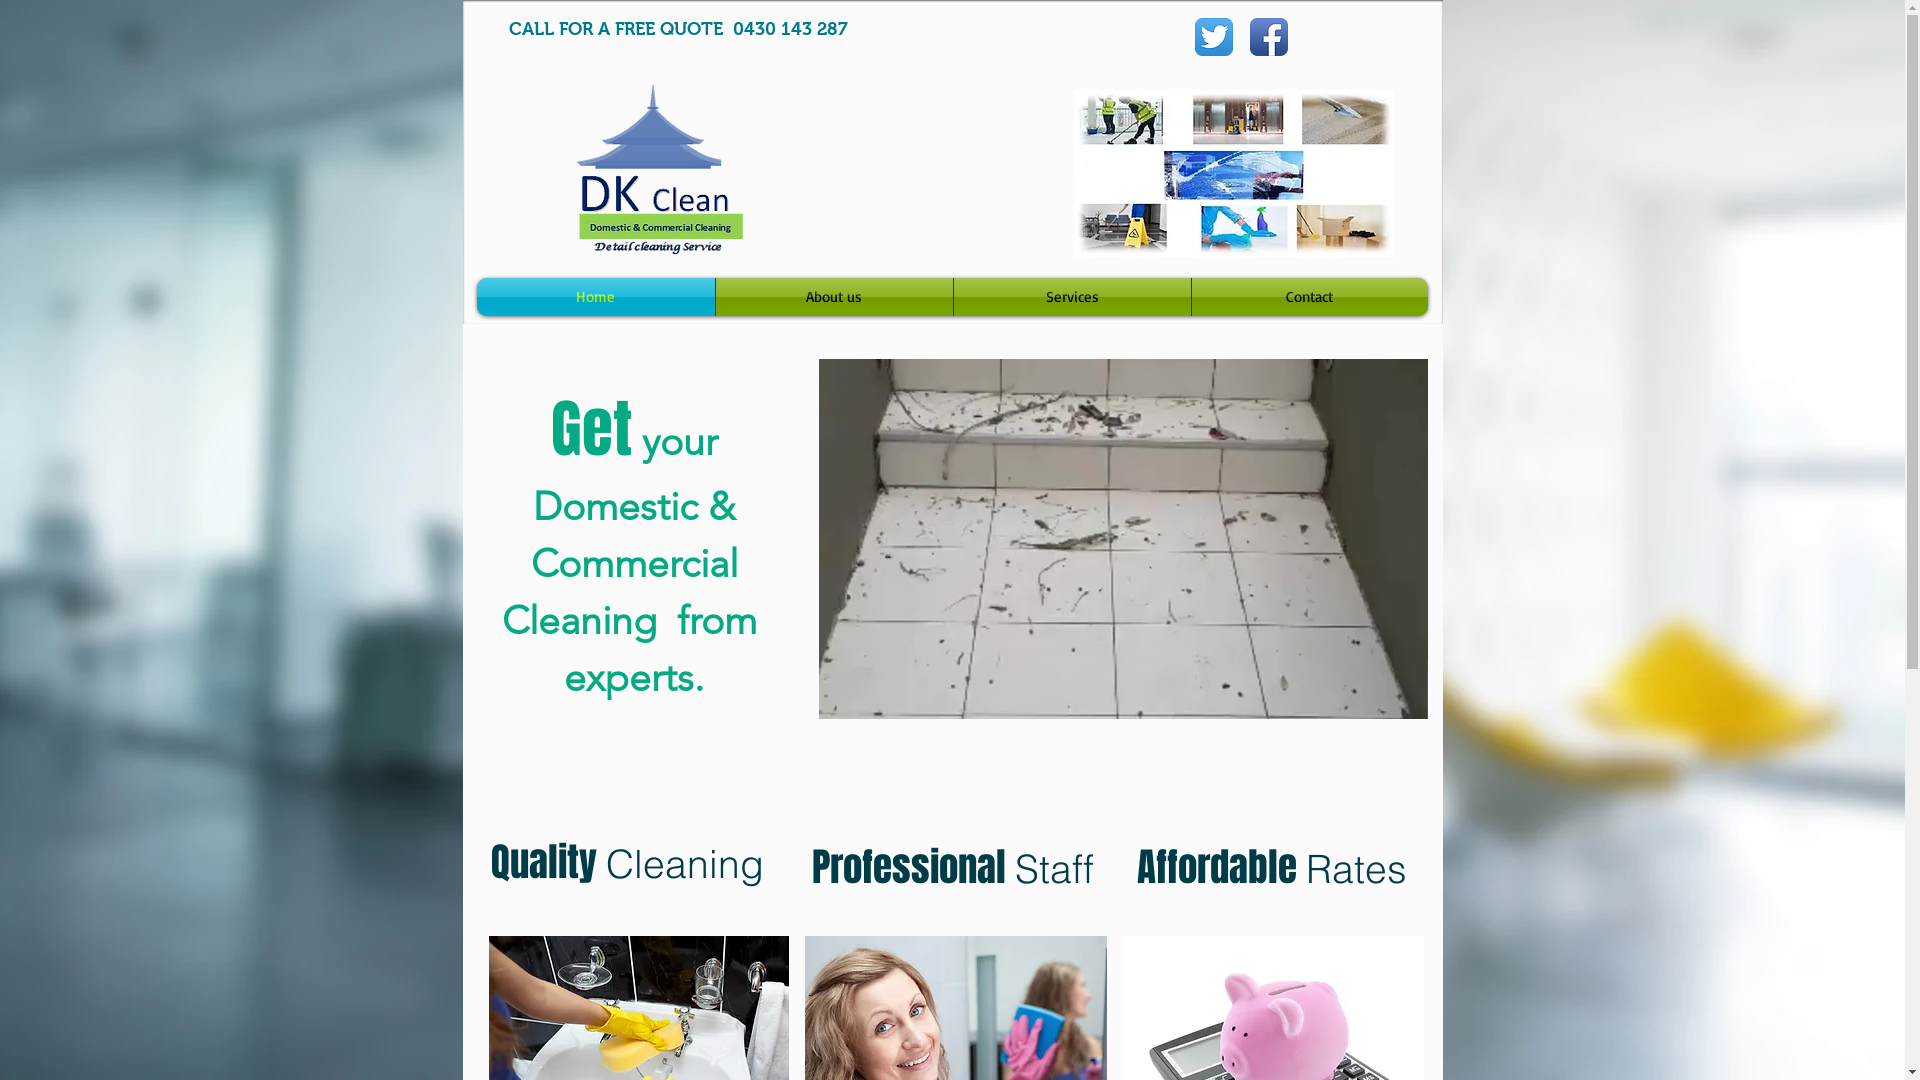 This screenshot has width=1920, height=1080. Describe the element at coordinates (675, 440) in the screenshot. I see `'your'` at that location.